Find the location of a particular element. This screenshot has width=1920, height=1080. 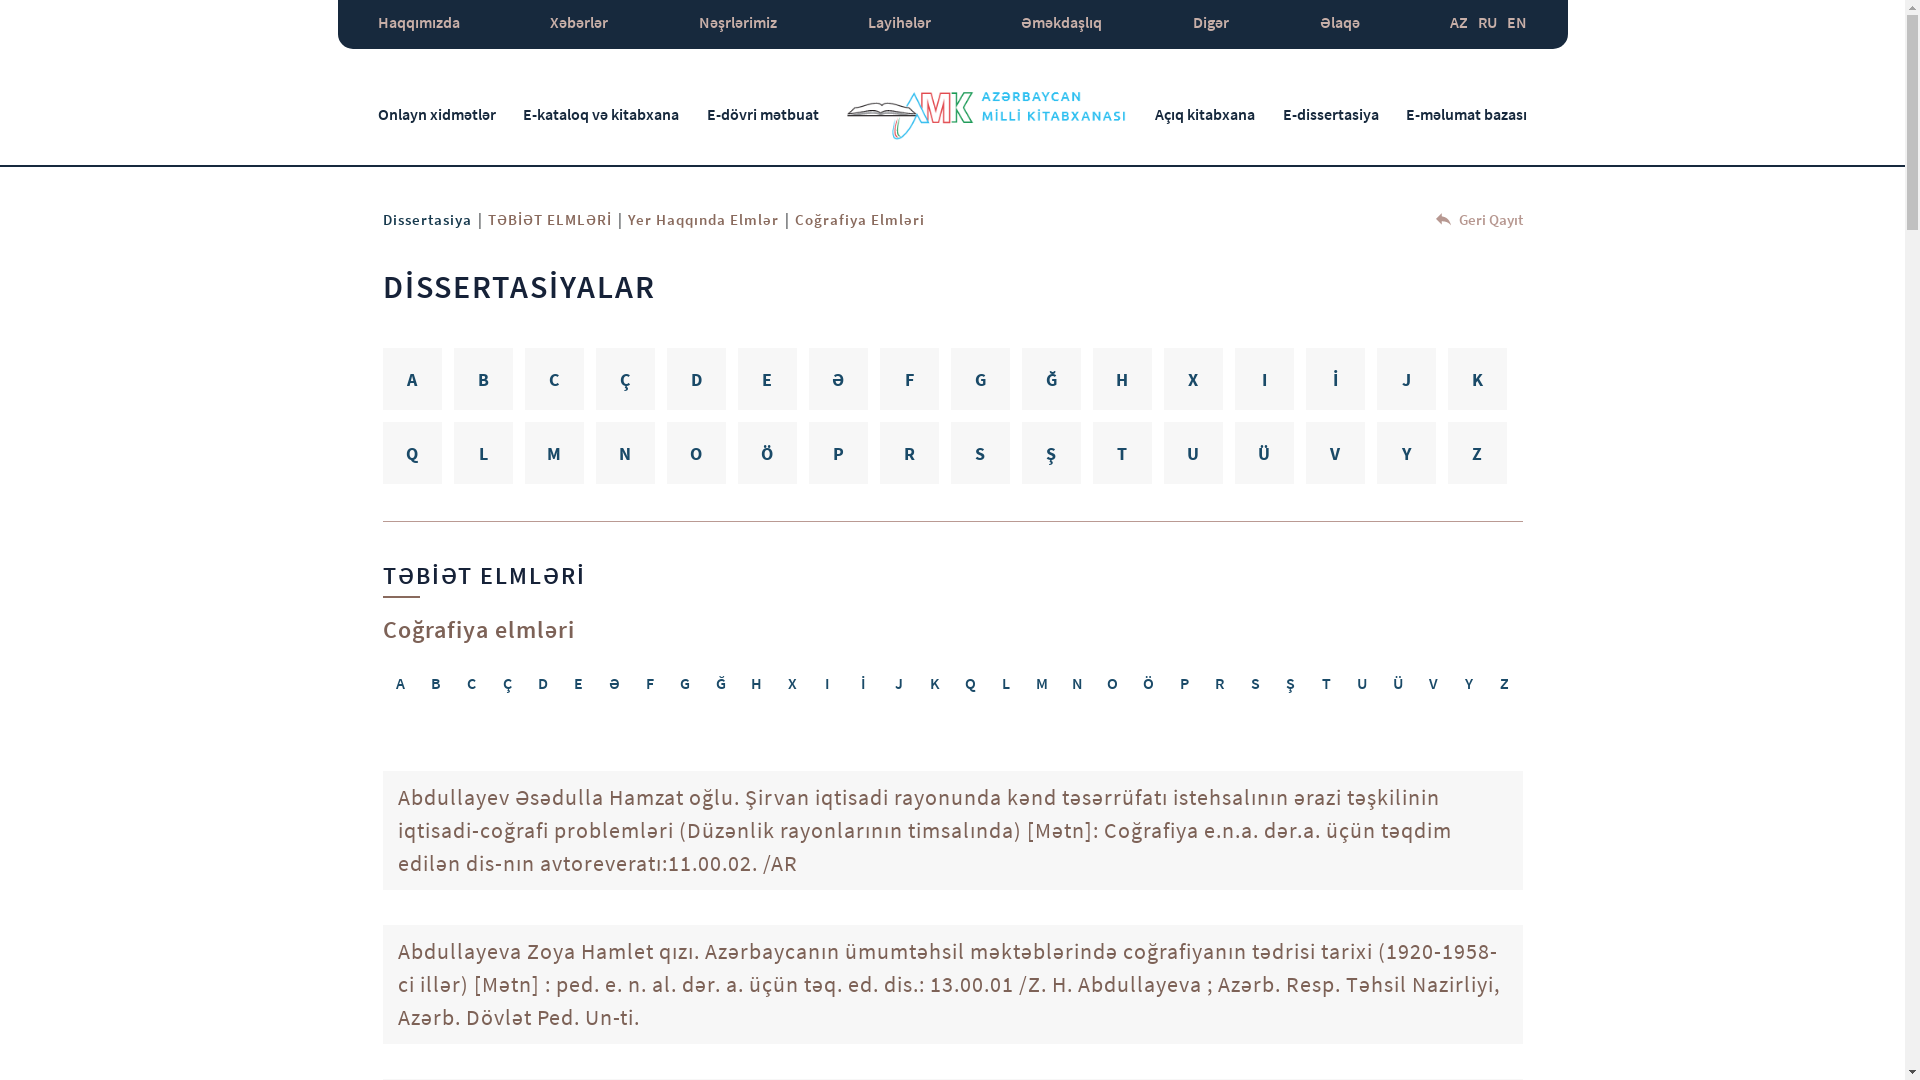

'EN' is located at coordinates (1516, 24).